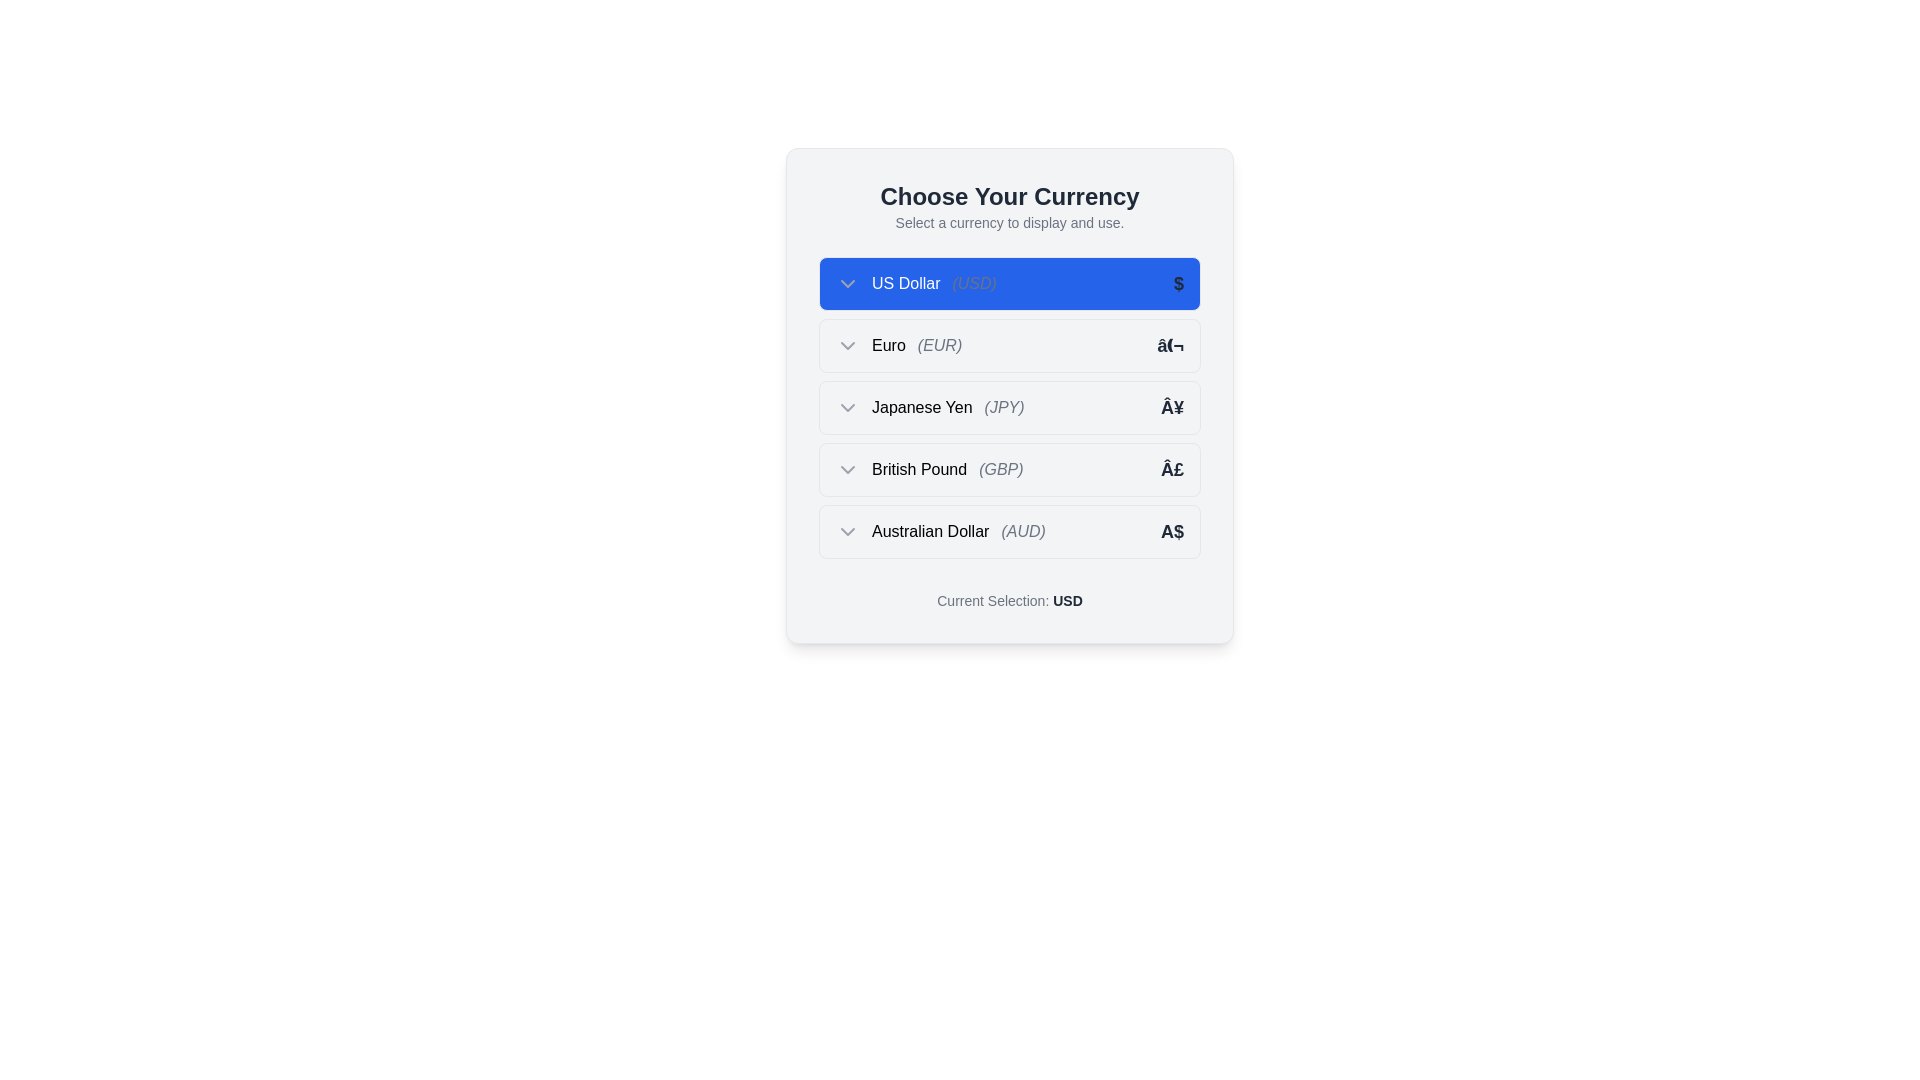  I want to click on the List item displaying 'Australian Dollar (AUD)', so click(1009, 531).